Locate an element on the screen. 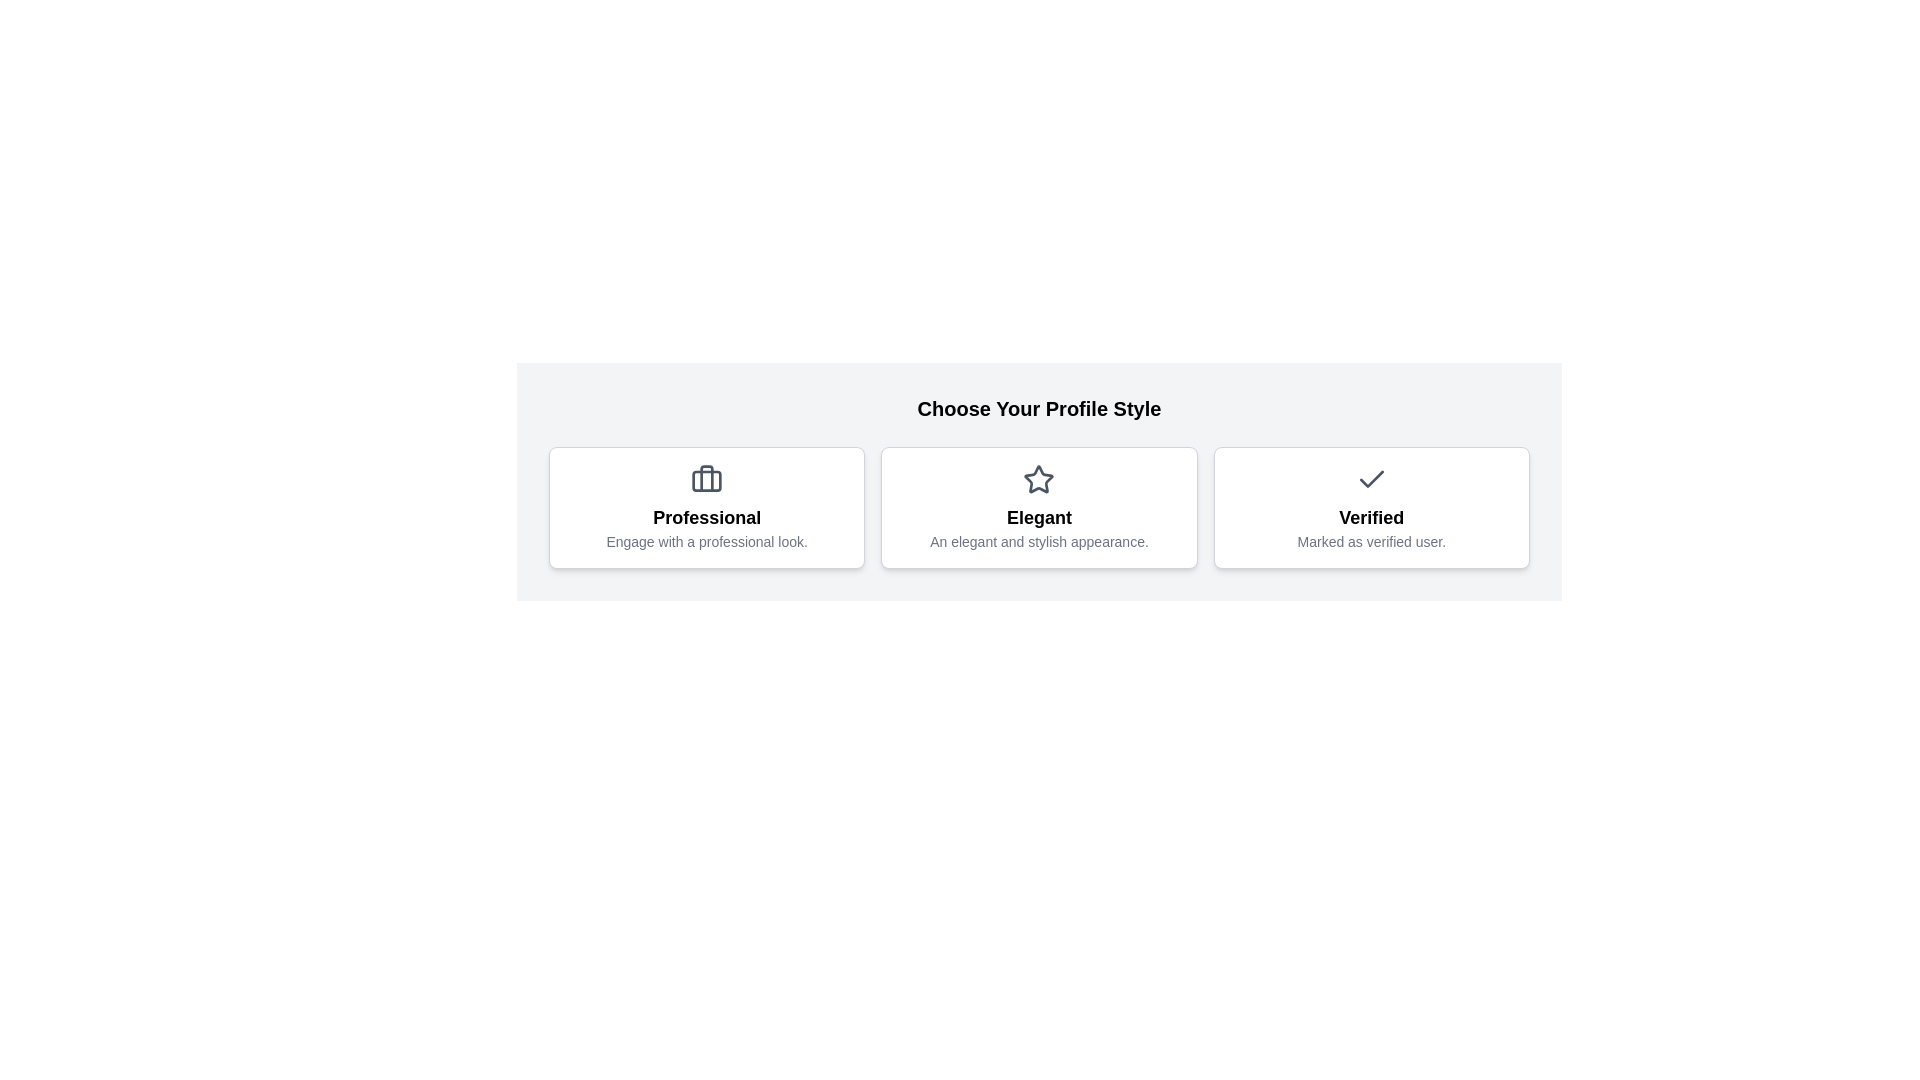  the profile style Verified by clicking on its respective button is located at coordinates (1370, 507).